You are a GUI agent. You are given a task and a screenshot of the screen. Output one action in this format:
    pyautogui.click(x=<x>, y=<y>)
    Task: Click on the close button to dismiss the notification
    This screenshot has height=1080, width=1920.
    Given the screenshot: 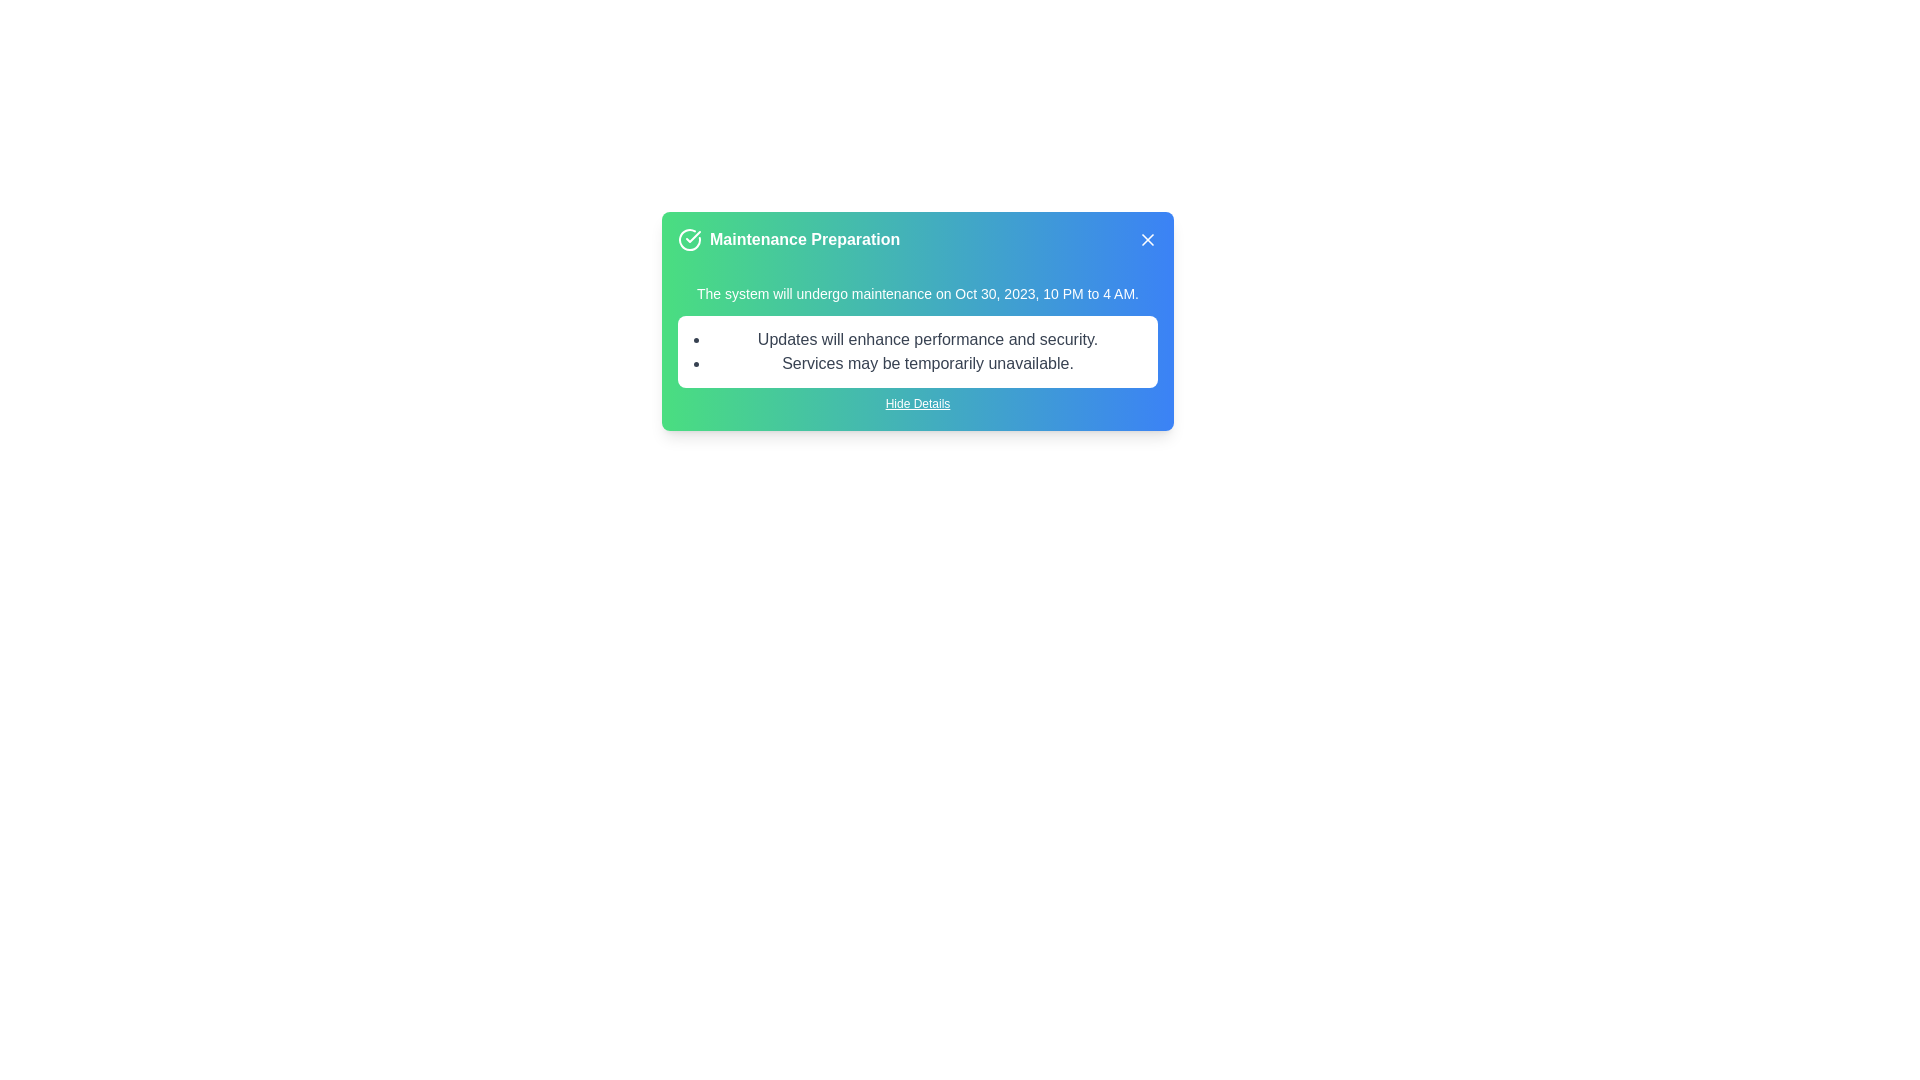 What is the action you would take?
    pyautogui.click(x=1147, y=238)
    